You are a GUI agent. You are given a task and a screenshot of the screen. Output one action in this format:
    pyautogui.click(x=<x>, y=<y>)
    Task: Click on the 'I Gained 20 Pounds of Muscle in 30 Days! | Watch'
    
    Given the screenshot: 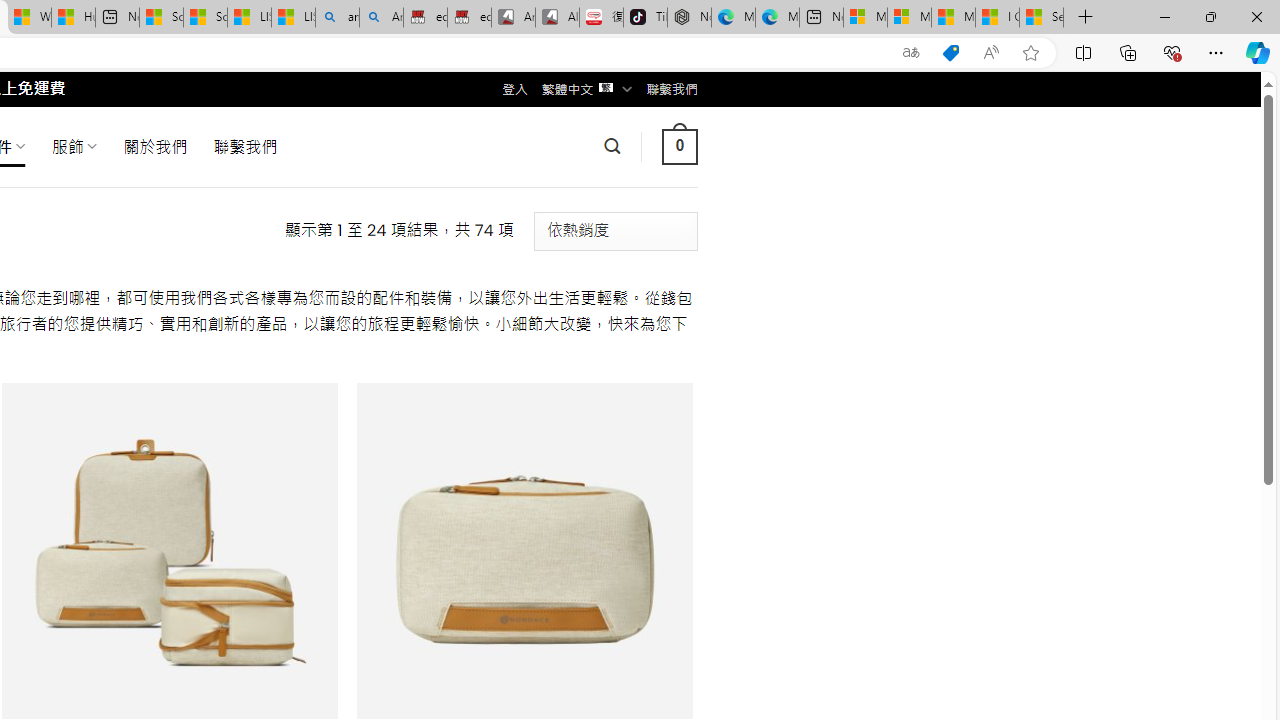 What is the action you would take?
    pyautogui.click(x=997, y=17)
    